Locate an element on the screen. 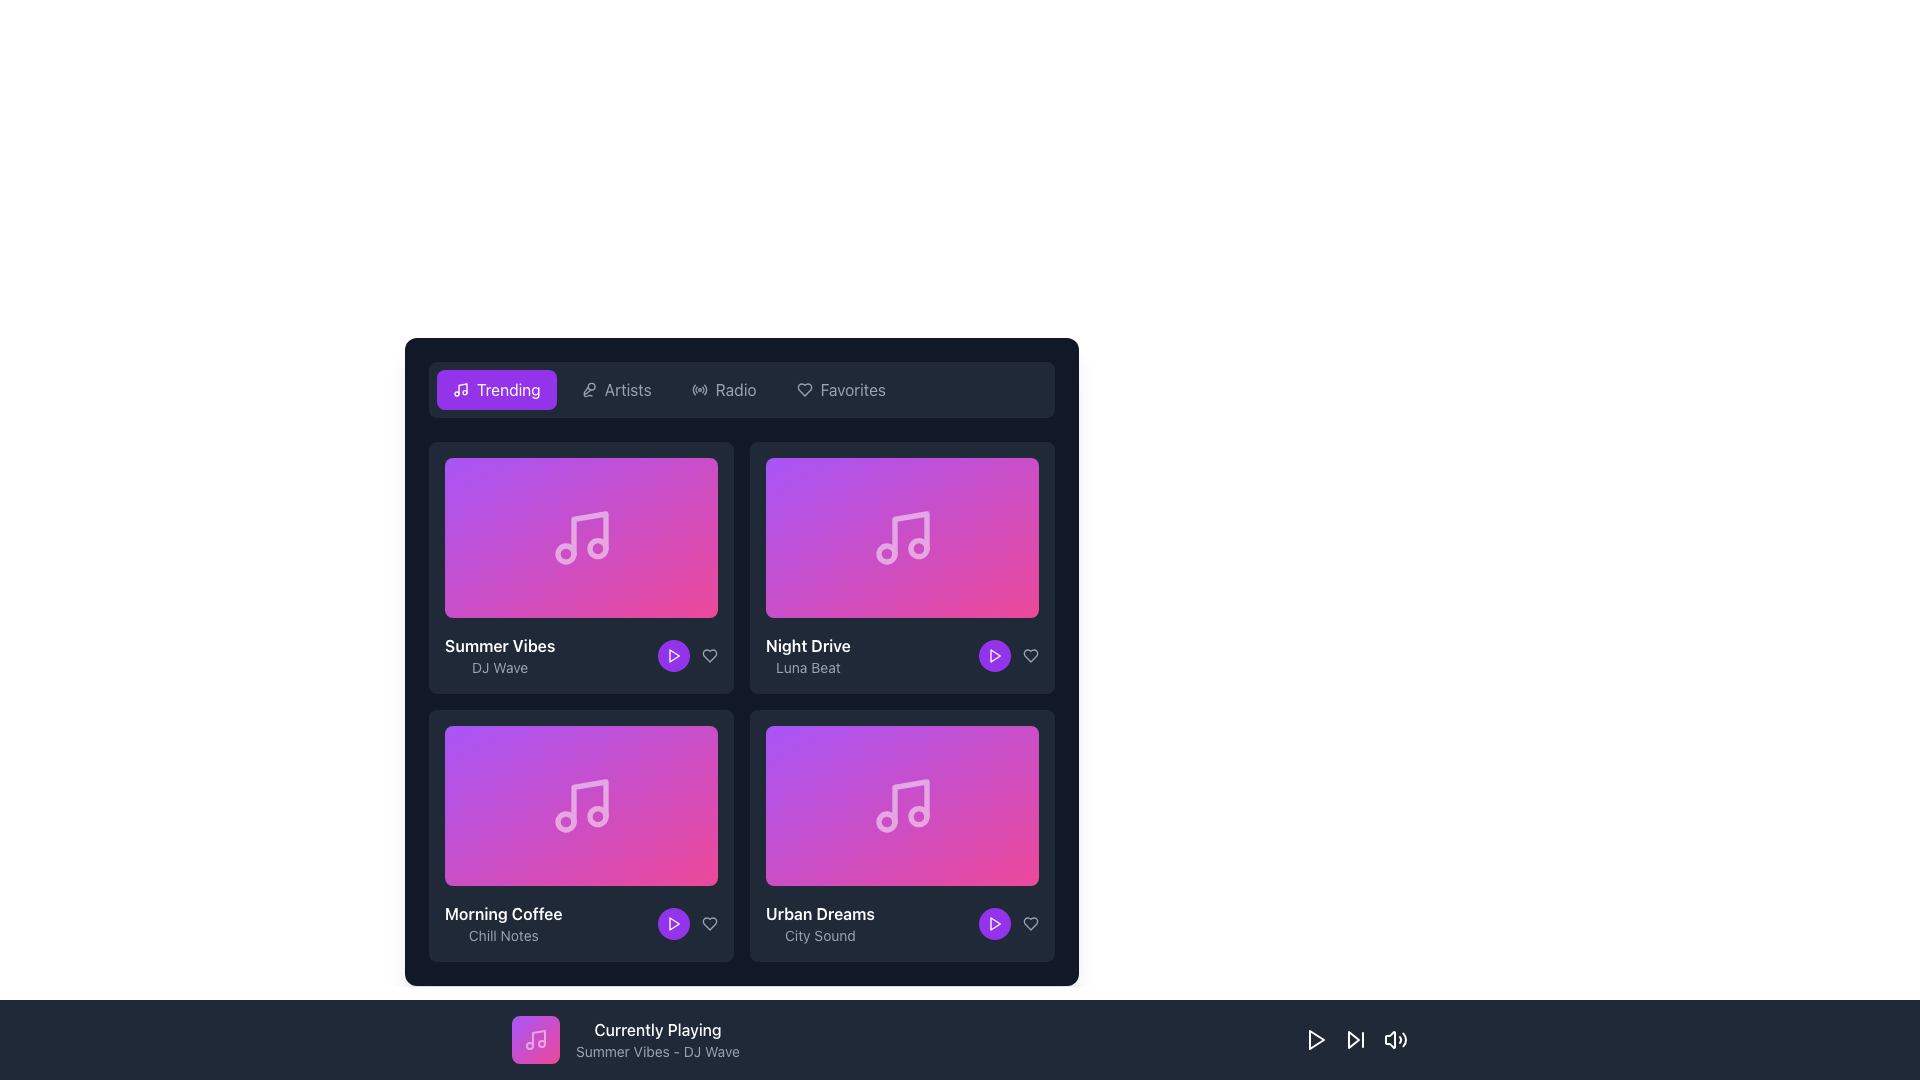 The width and height of the screenshot is (1920, 1080). the 'Artists' navigation link element using keyboard navigation is located at coordinates (627, 389).